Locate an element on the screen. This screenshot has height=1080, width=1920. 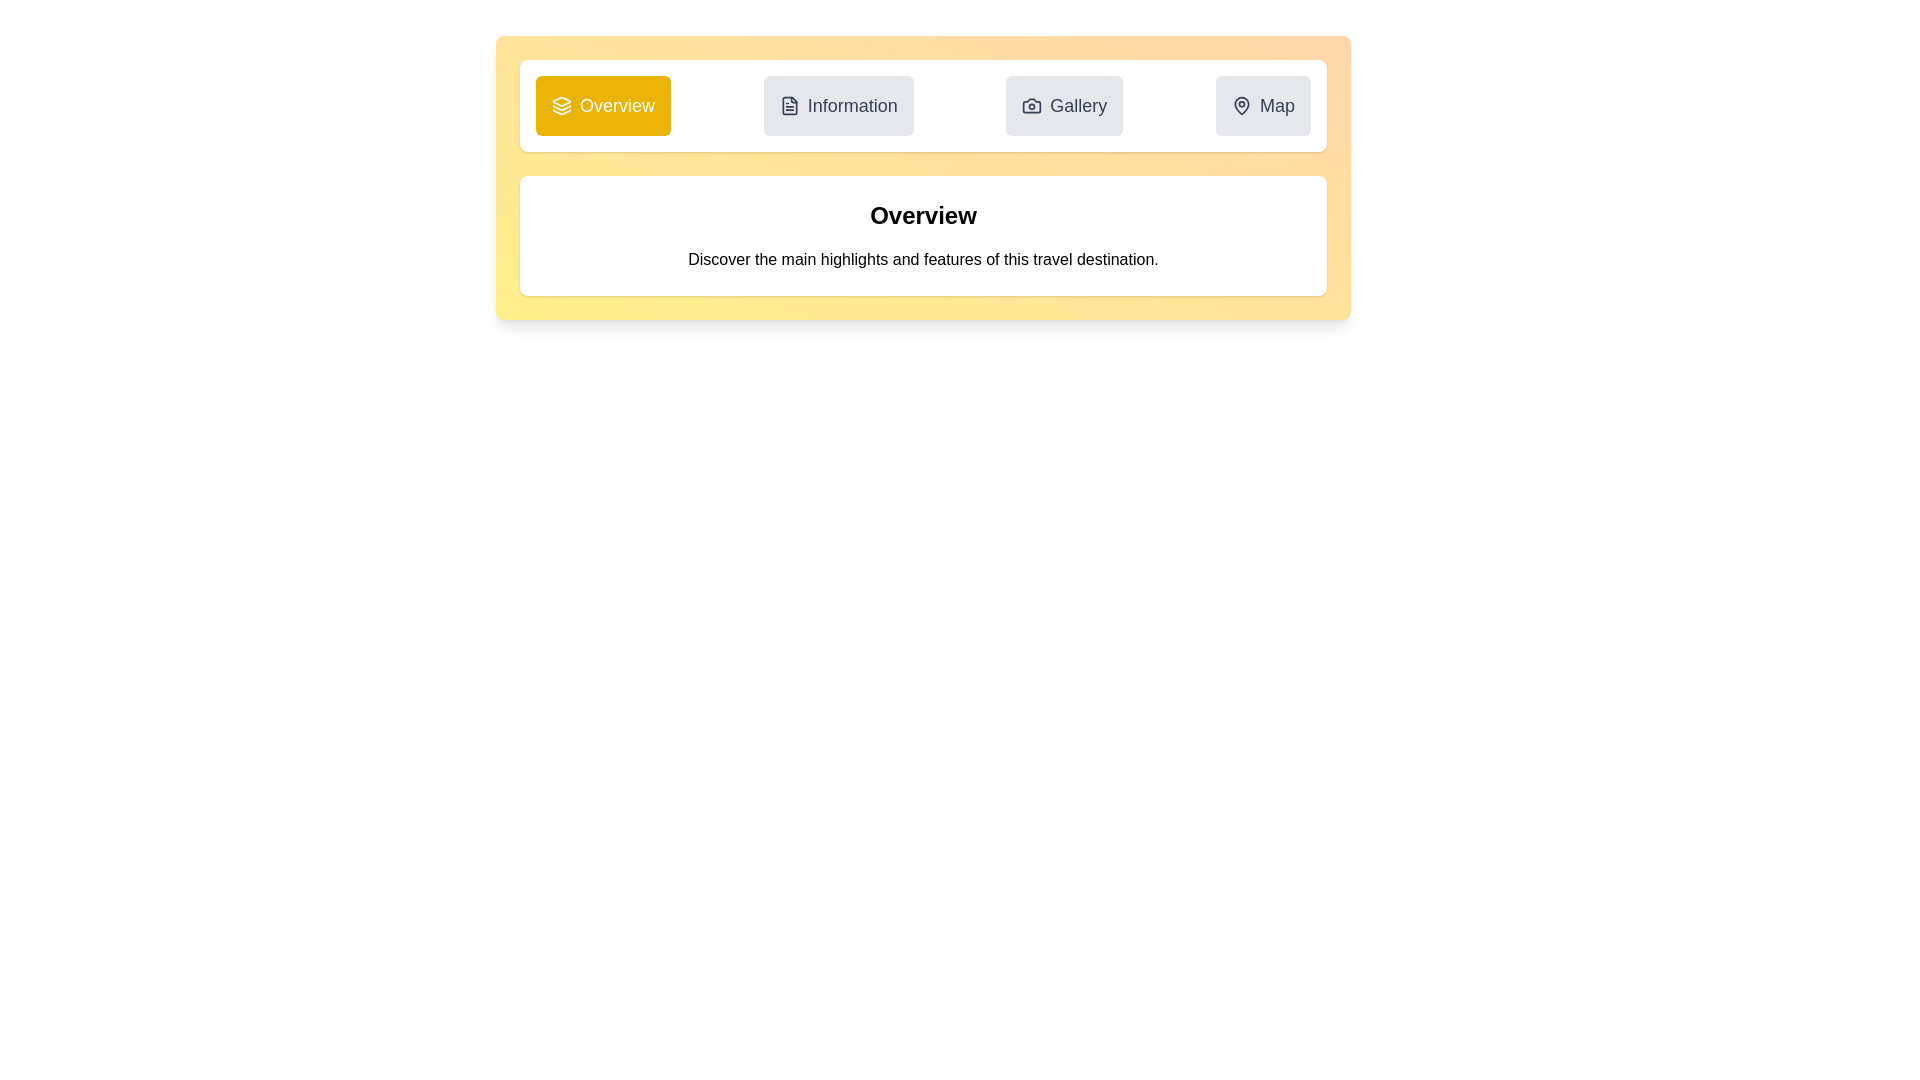
the tab labeled Gallery to observe its hover effect is located at coordinates (1063, 105).